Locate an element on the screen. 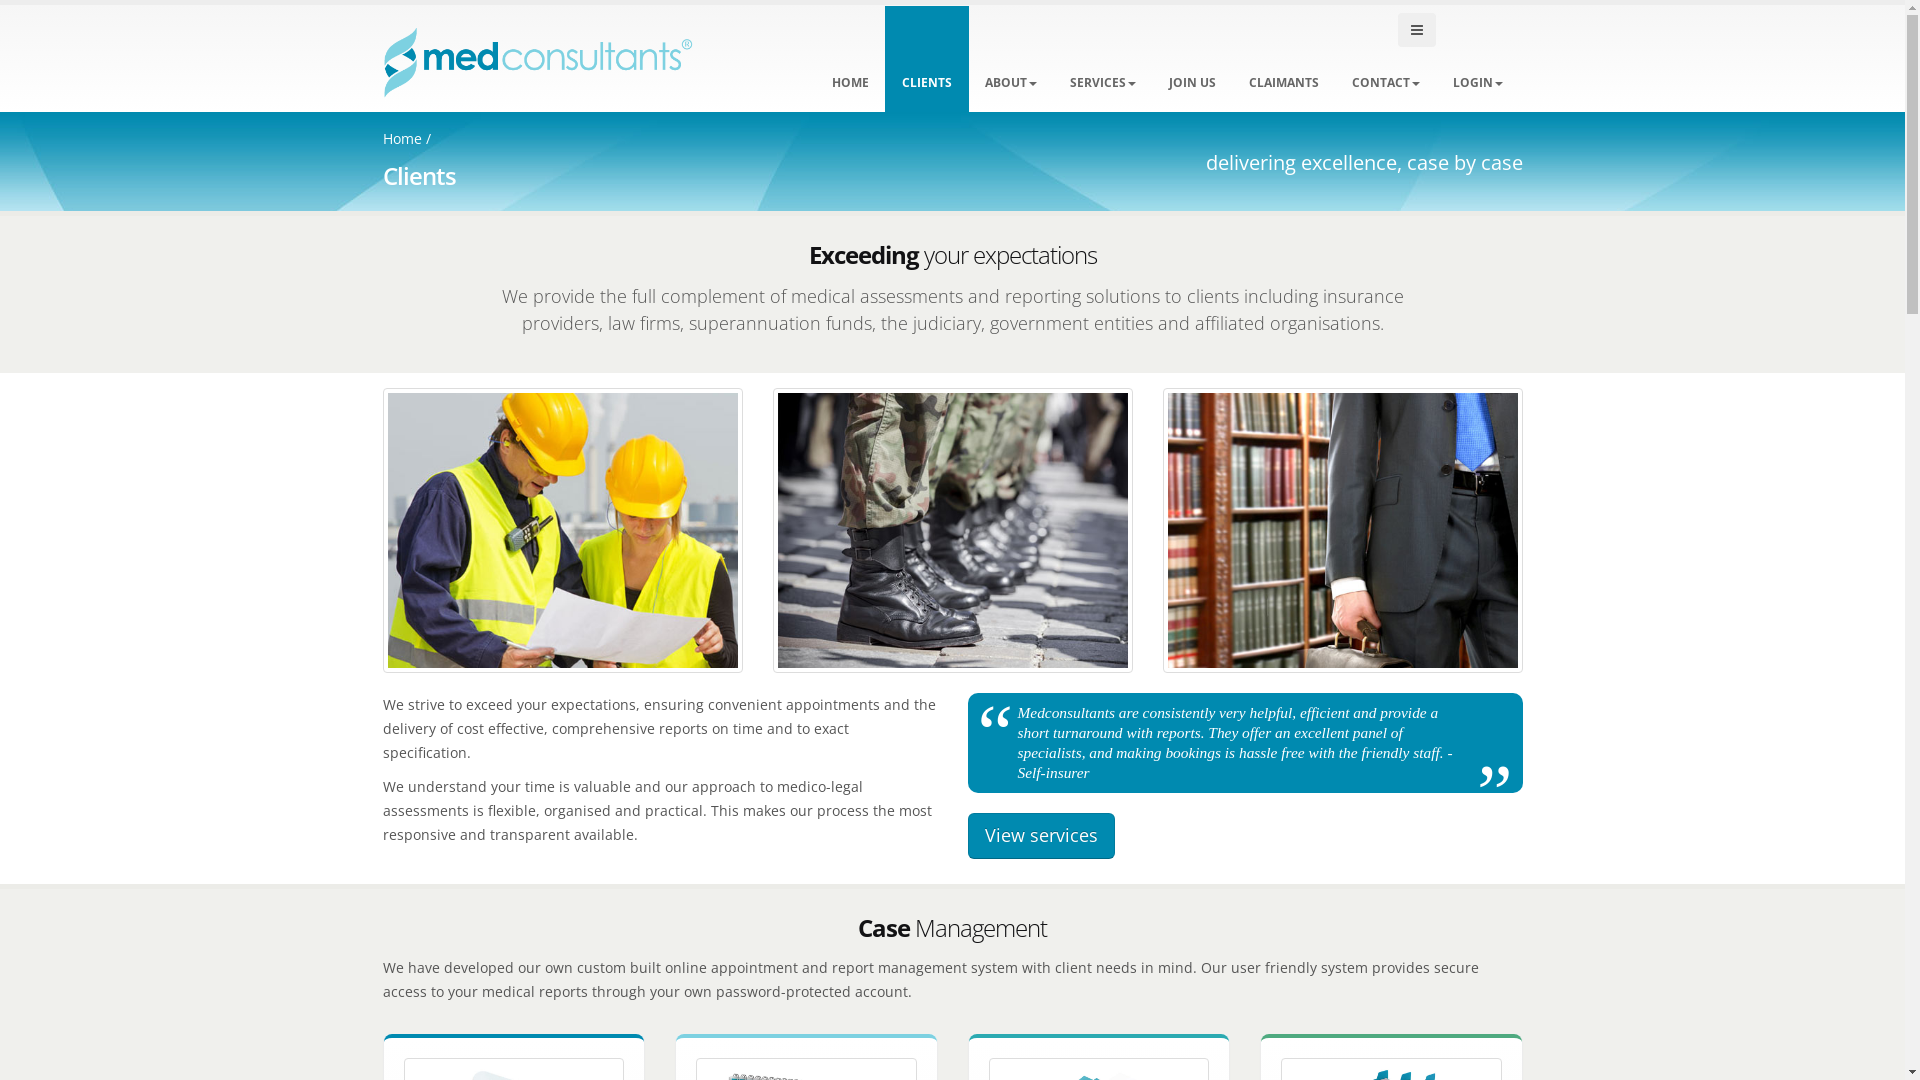 This screenshot has width=1920, height=1080. 'HOME' is located at coordinates (849, 58).